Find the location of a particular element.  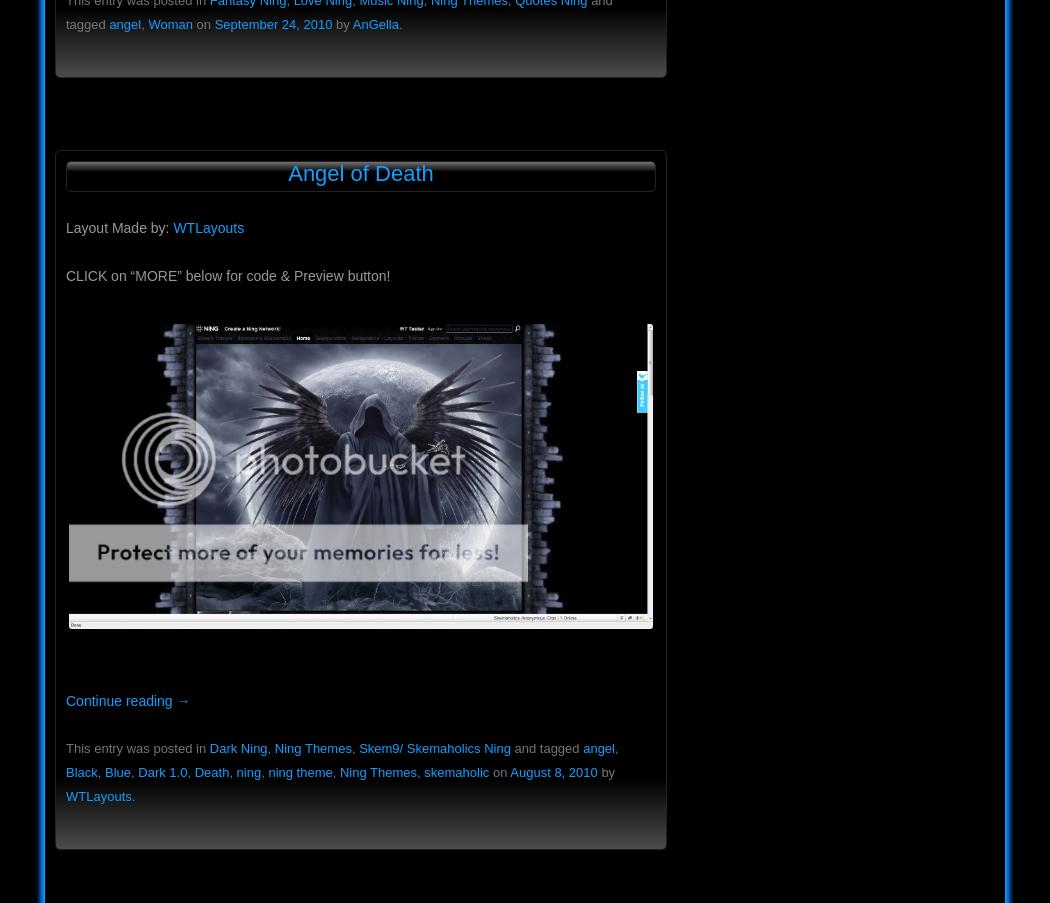

'AnGella' is located at coordinates (373, 22).